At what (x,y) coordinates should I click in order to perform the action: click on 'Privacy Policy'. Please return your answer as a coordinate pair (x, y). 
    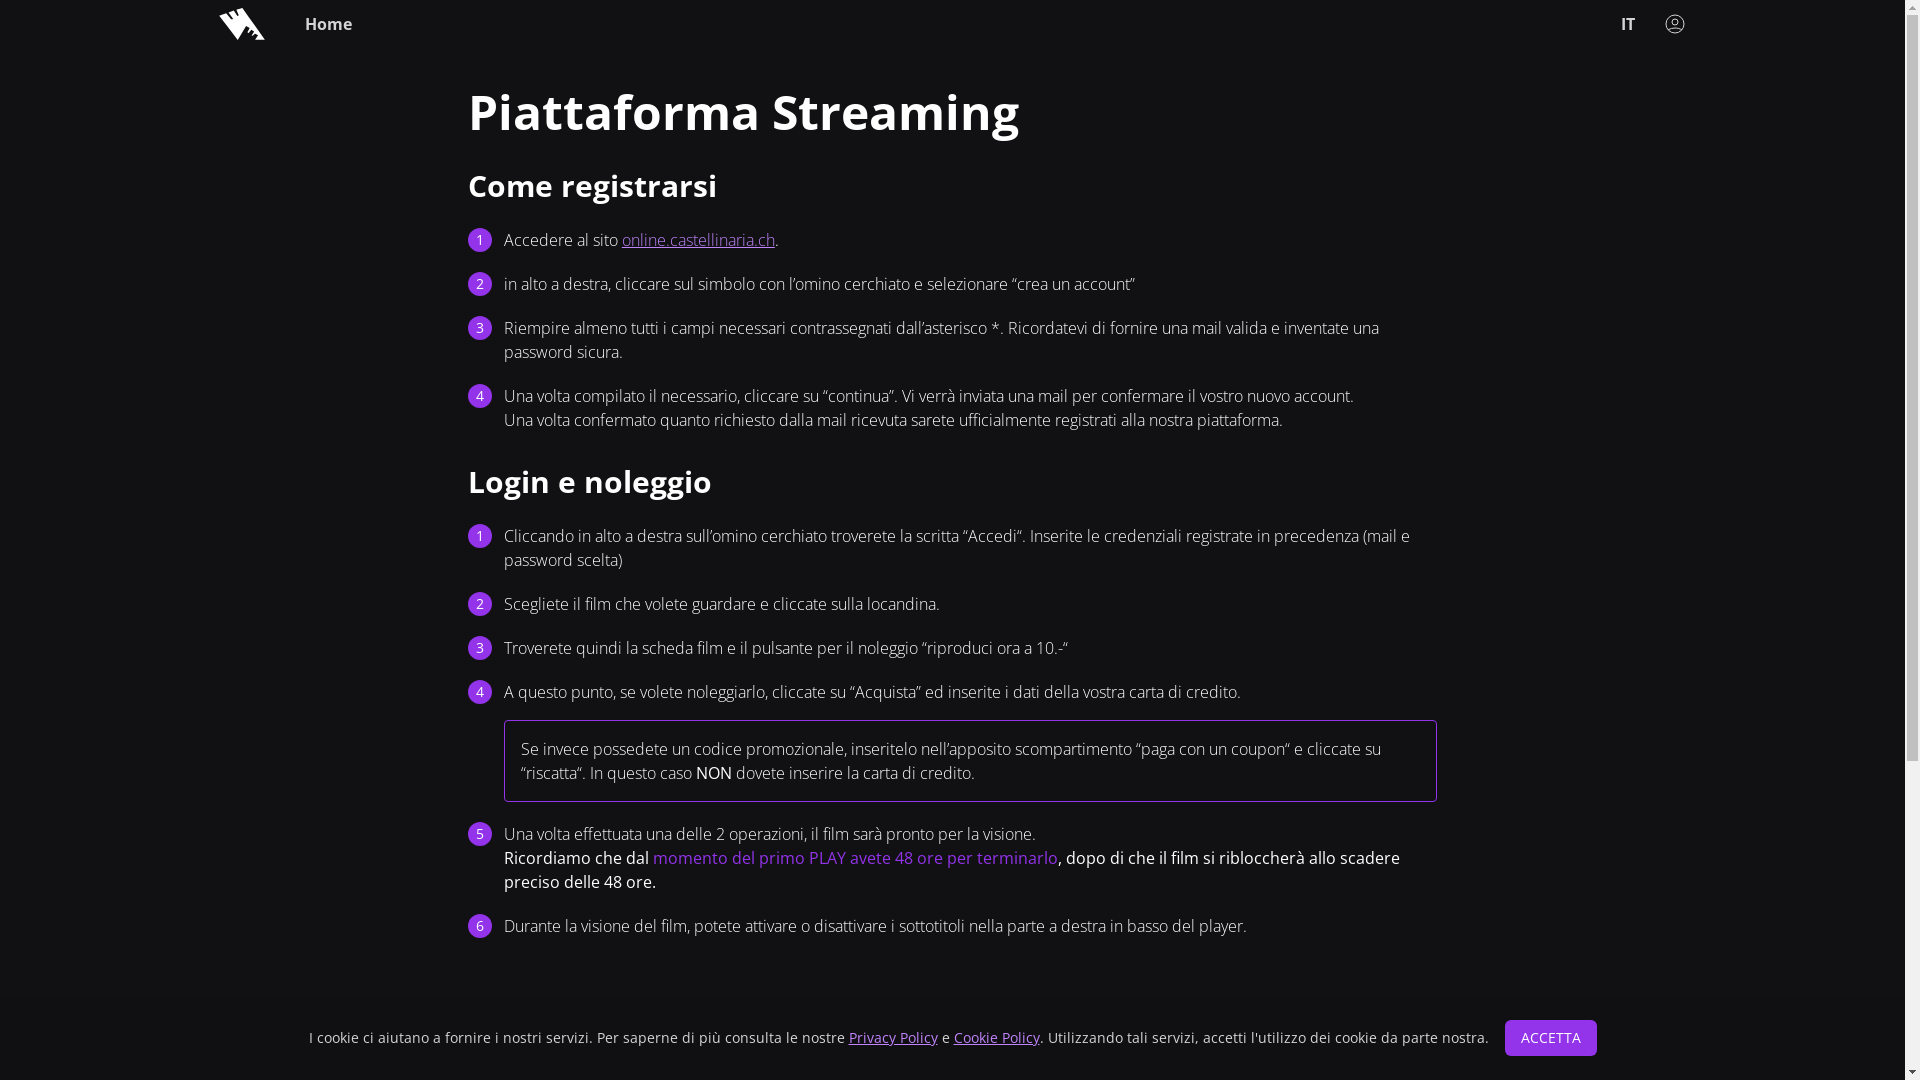
    Looking at the image, I should click on (891, 1036).